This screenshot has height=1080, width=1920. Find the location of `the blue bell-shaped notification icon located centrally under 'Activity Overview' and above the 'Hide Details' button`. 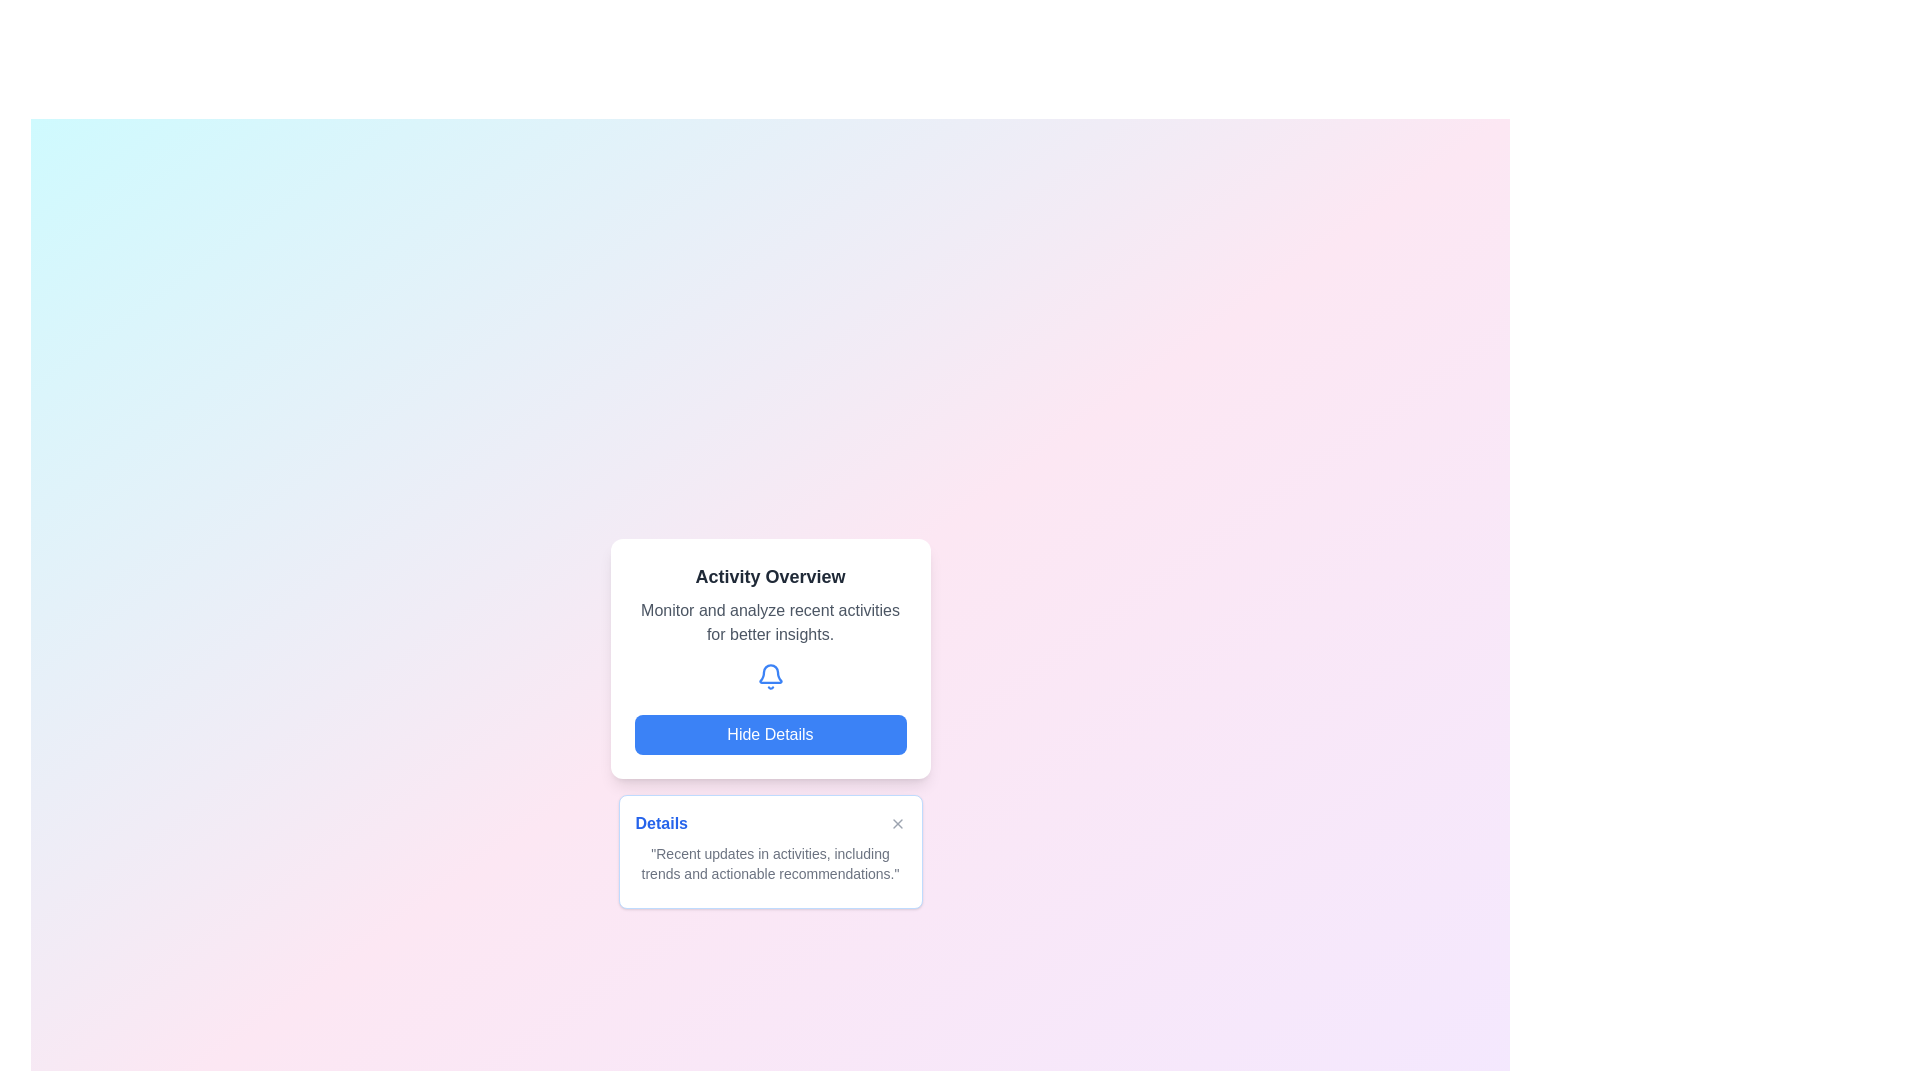

the blue bell-shaped notification icon located centrally under 'Activity Overview' and above the 'Hide Details' button is located at coordinates (769, 676).